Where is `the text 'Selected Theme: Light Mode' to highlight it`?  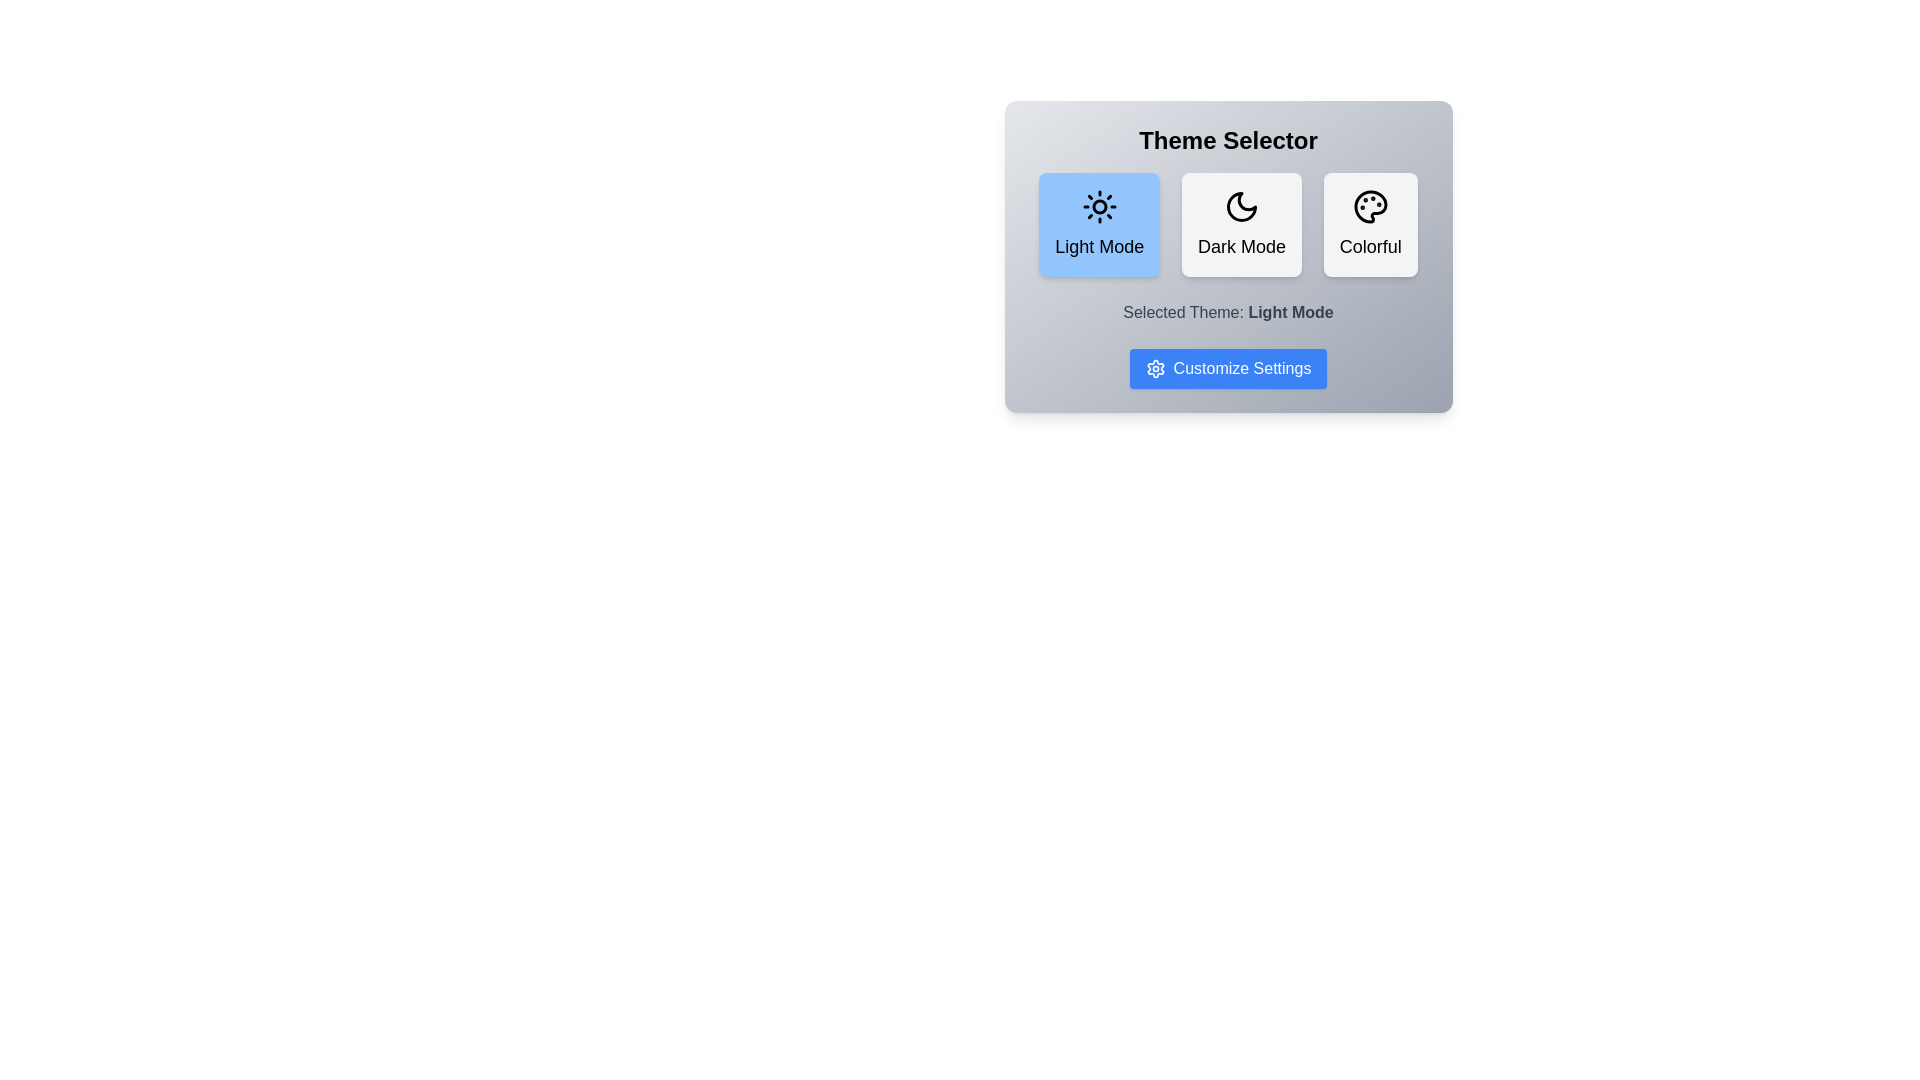
the text 'Selected Theme: Light Mode' to highlight it is located at coordinates (1227, 312).